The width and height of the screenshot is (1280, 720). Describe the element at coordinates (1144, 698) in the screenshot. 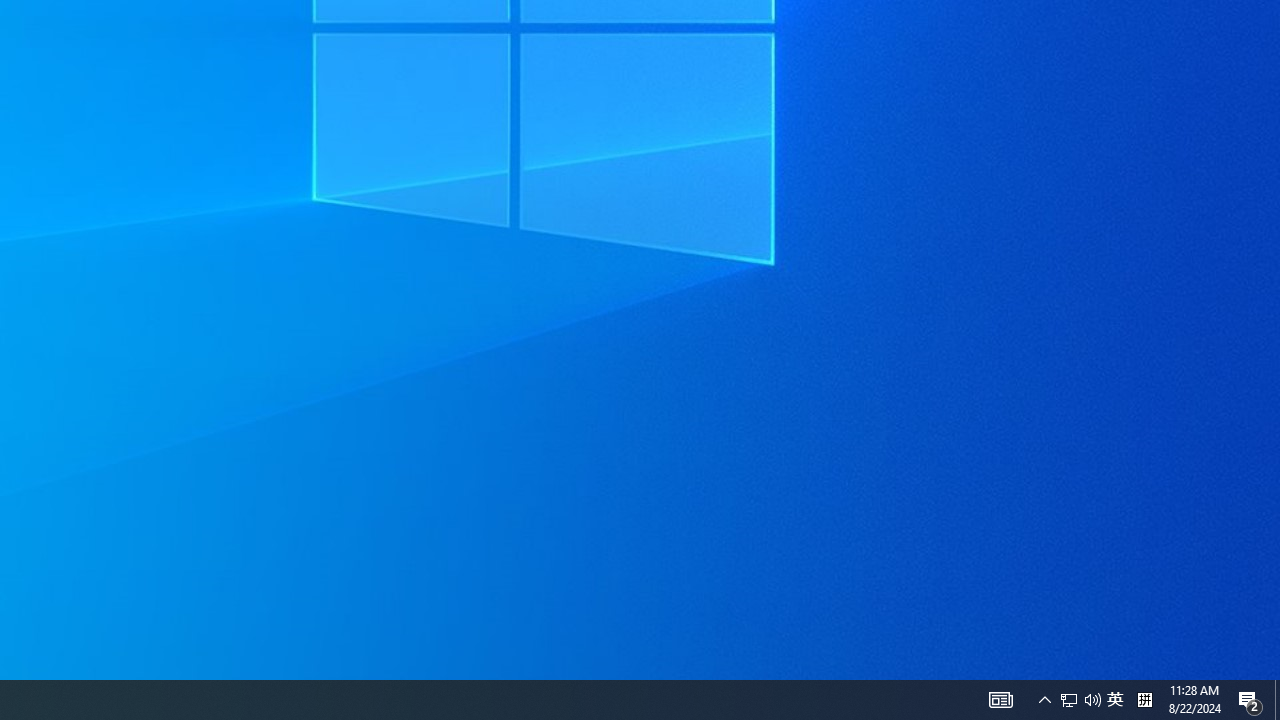

I see `'Tray Input Indicator - Chinese (Simplified, China)'` at that location.